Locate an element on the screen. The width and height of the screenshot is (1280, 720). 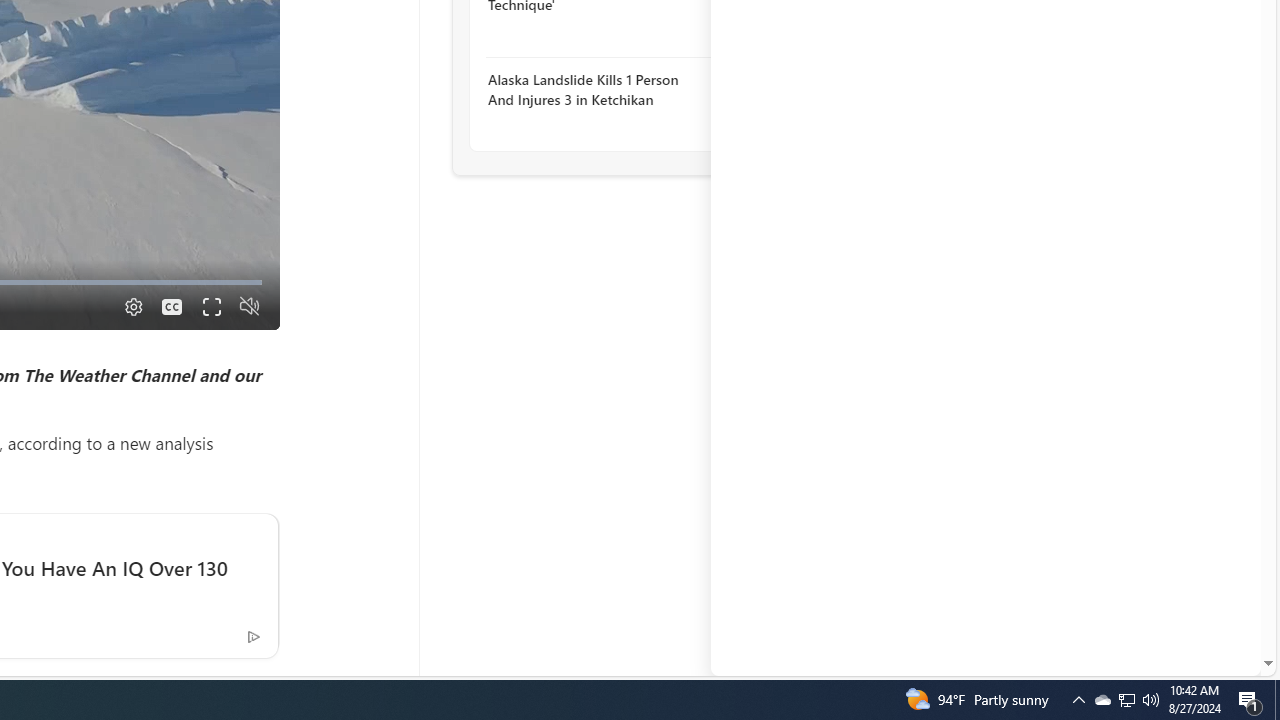
'Unmute' is located at coordinates (248, 306).